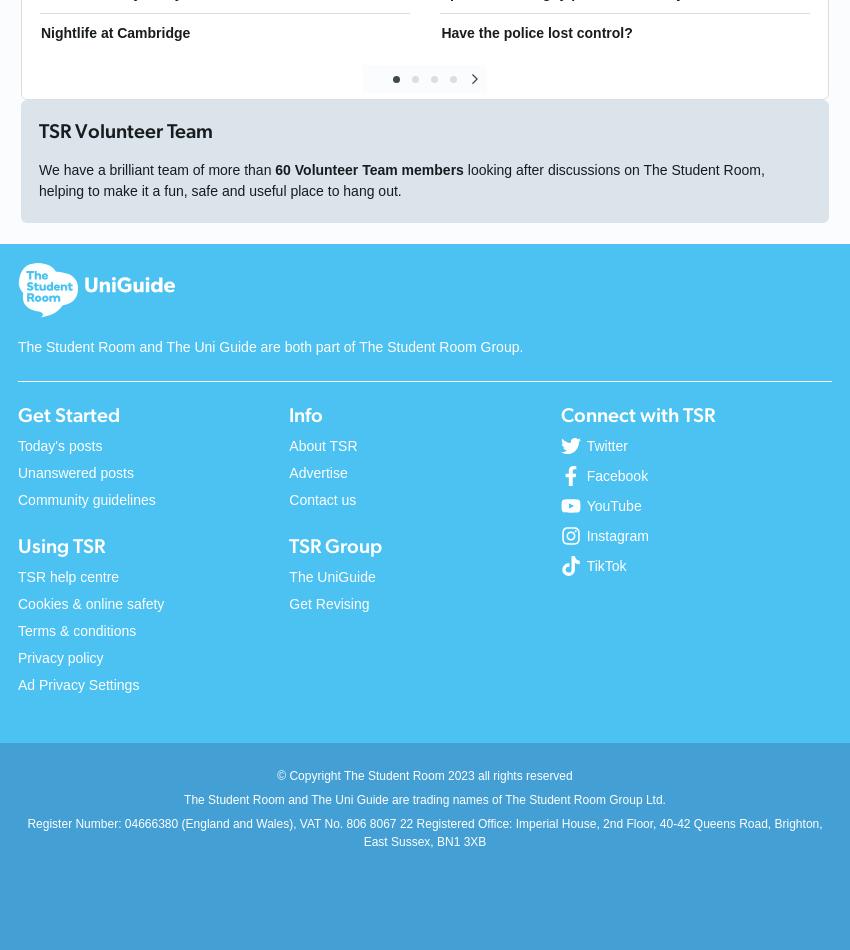 The height and width of the screenshot is (950, 850). I want to click on 'We have a brilliant team of more than', so click(156, 169).